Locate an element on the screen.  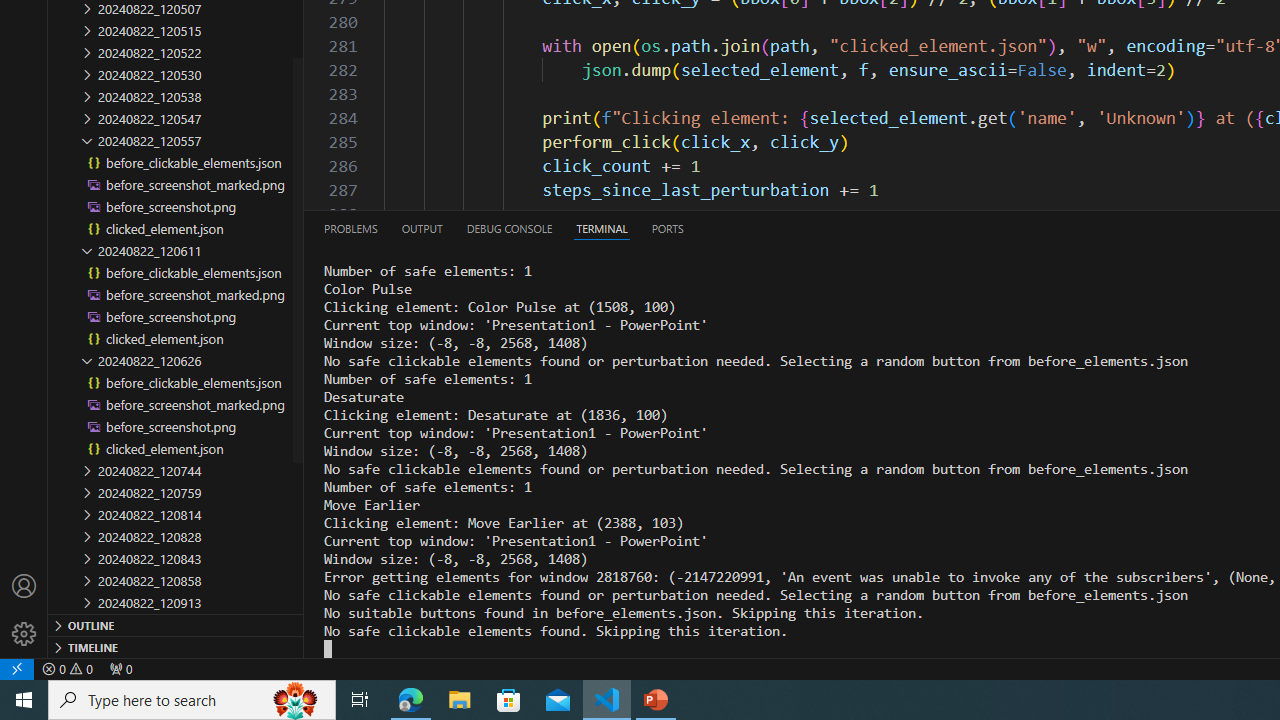
'No Problems' is located at coordinates (67, 668).